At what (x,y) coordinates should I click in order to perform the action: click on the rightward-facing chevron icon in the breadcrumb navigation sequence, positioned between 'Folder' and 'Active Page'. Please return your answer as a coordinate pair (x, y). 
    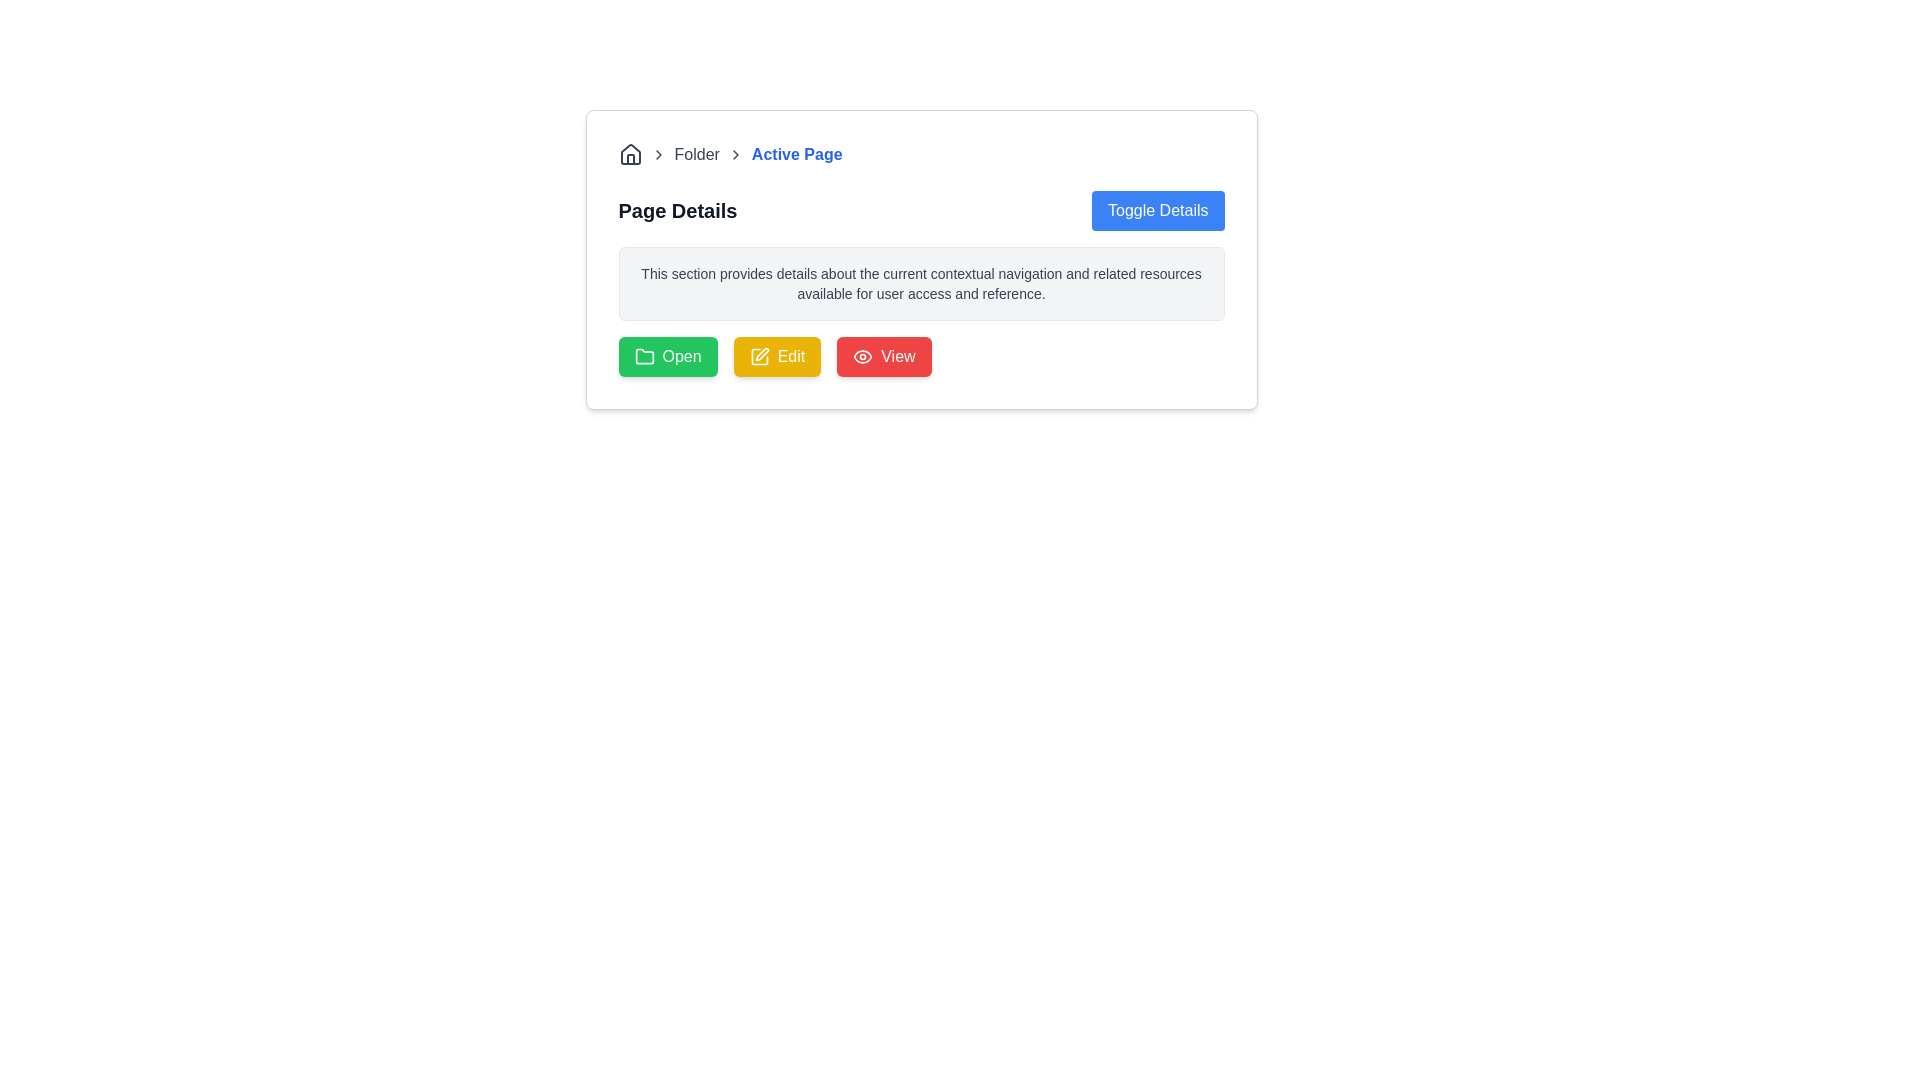
    Looking at the image, I should click on (734, 153).